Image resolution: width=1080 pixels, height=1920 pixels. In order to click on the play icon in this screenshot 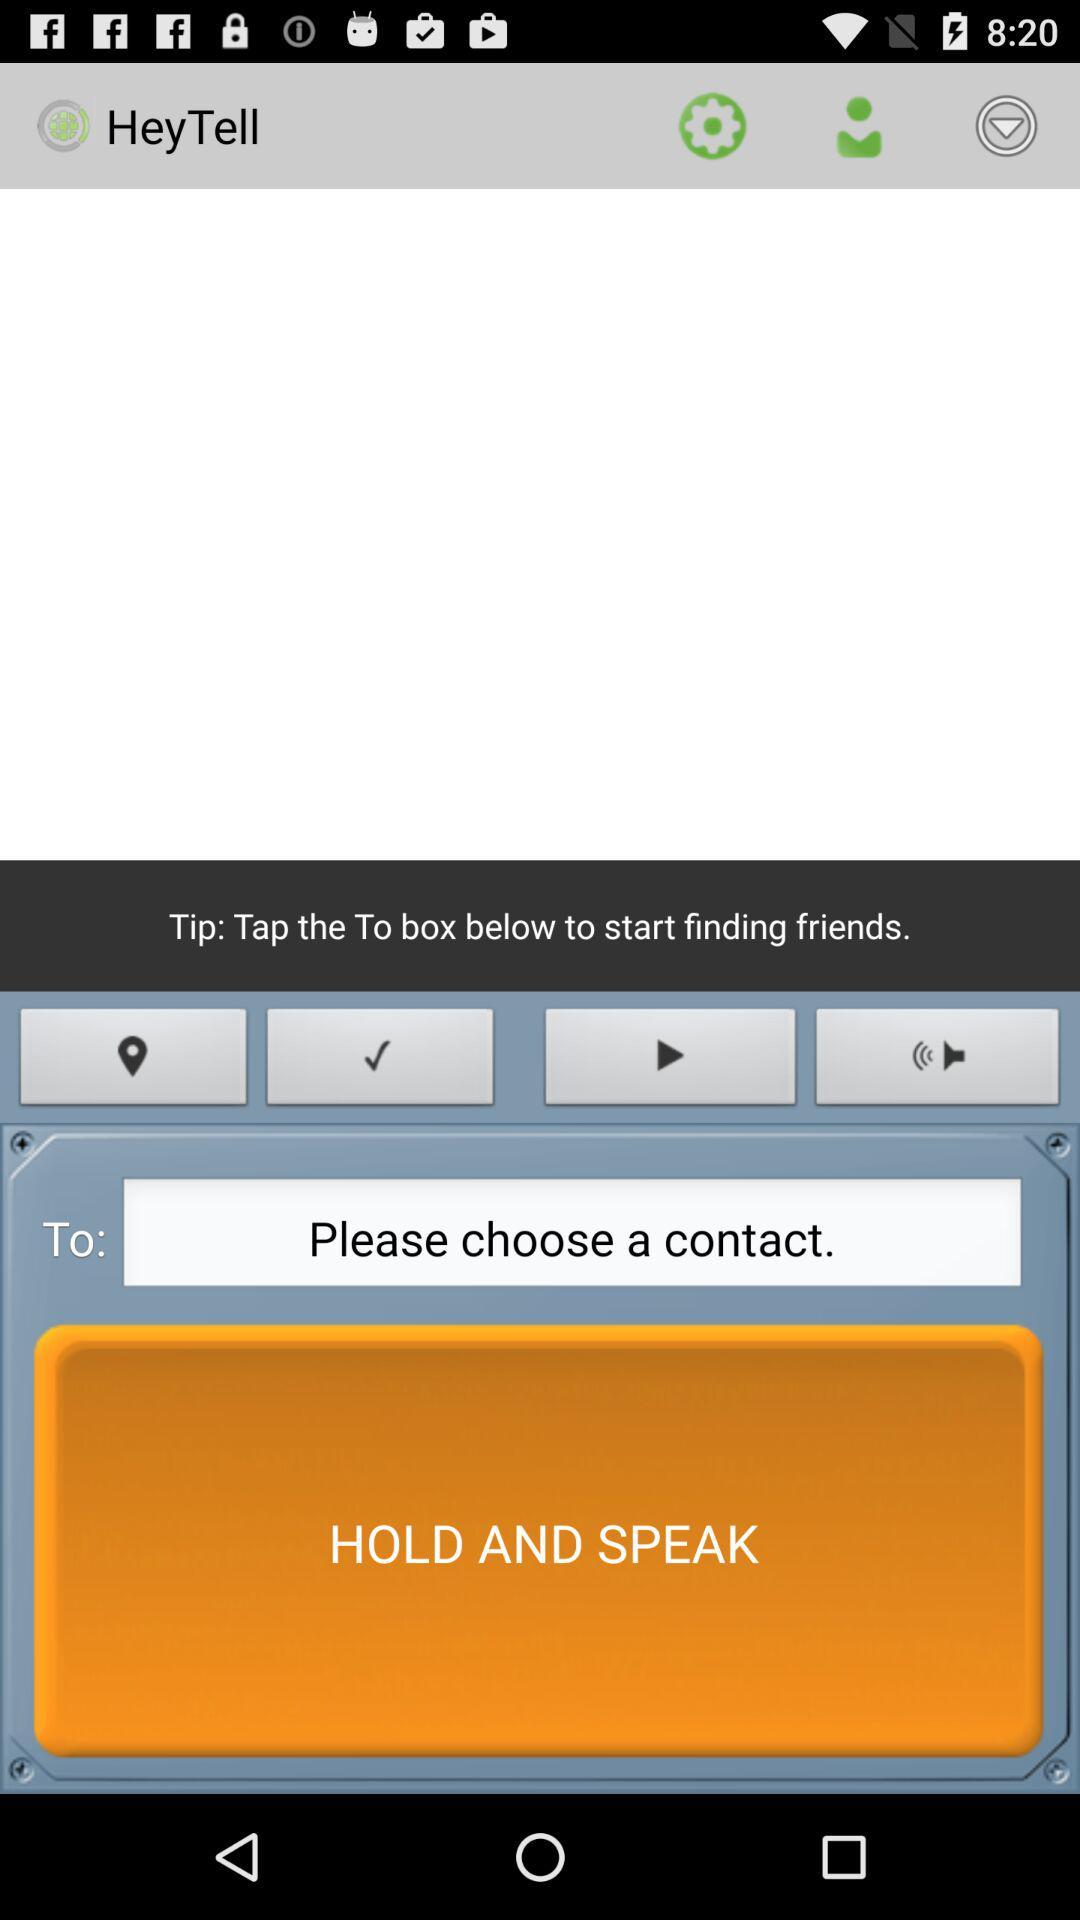, I will do `click(670, 1137)`.